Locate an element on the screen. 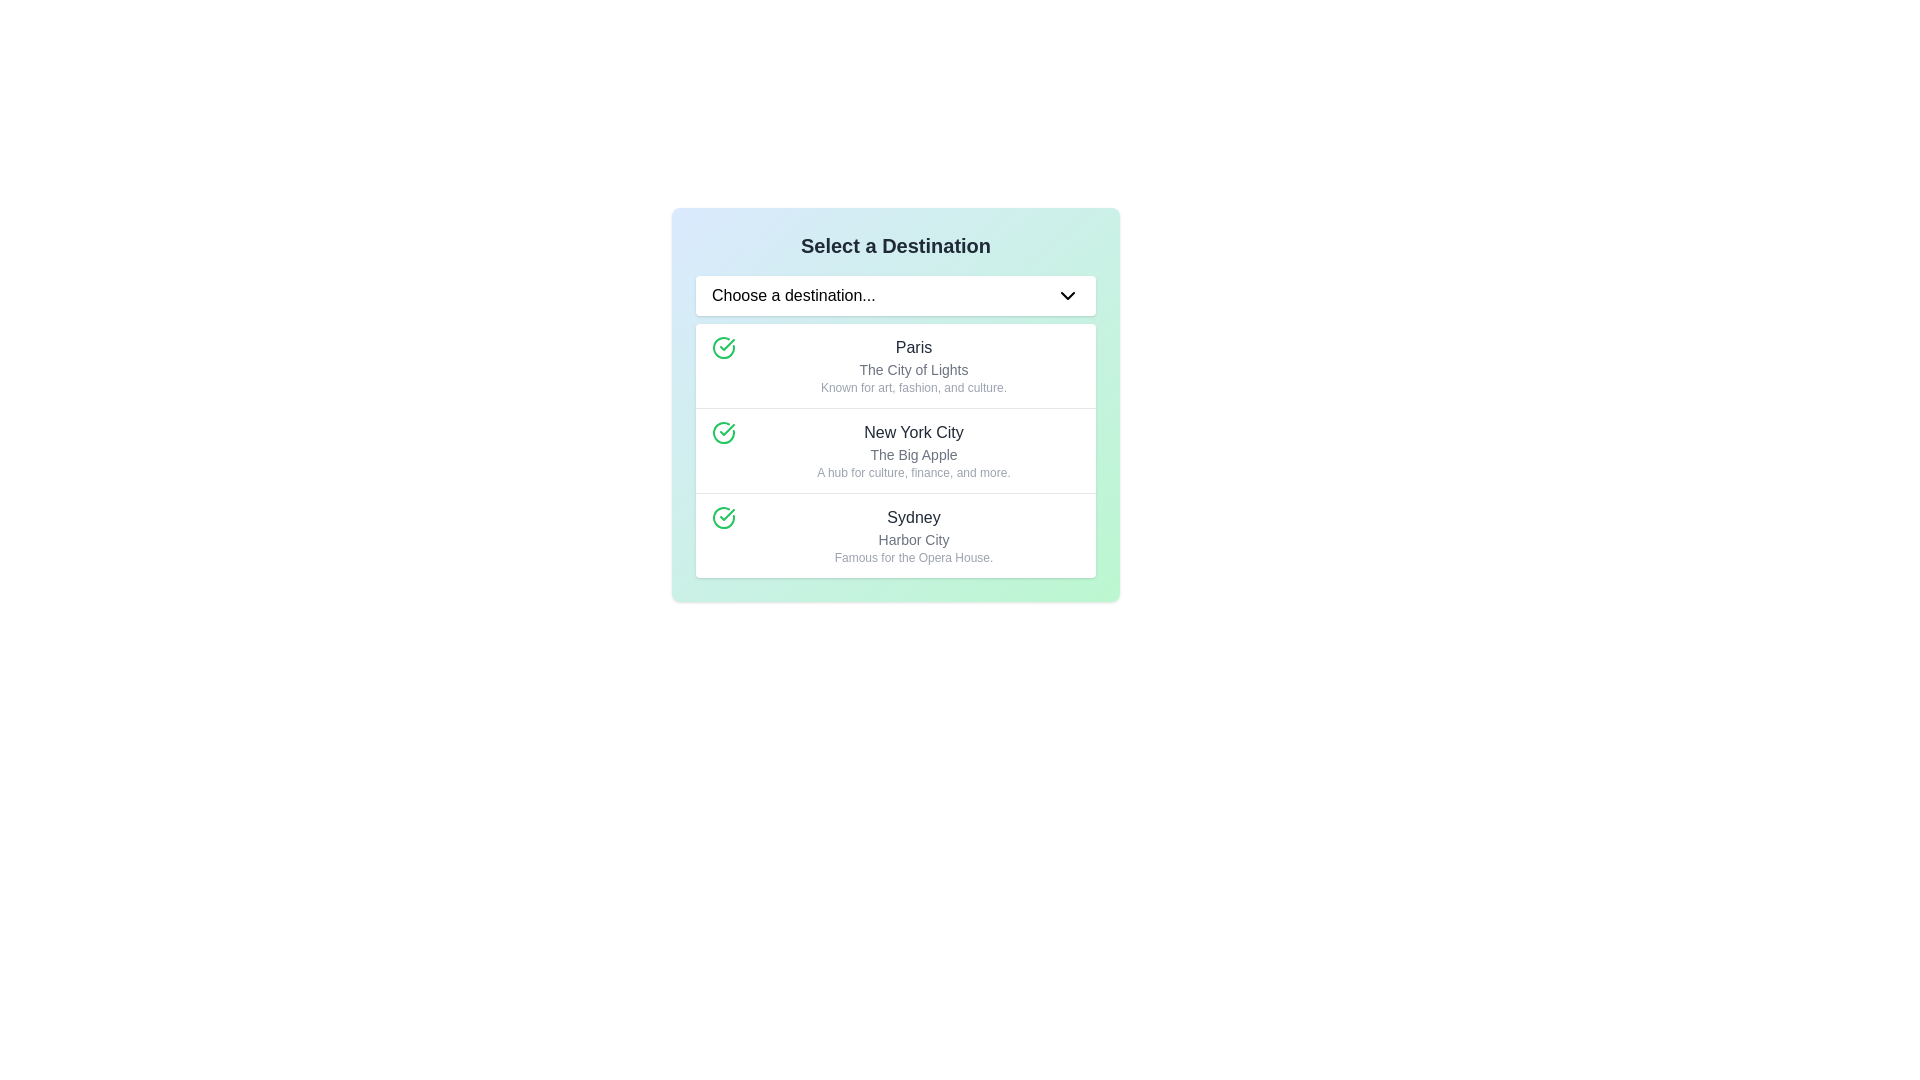 This screenshot has width=1920, height=1080. the status of the green circle icon with a white checkmark, located to the left of 'New York City' in the 'Select a Destination' list is located at coordinates (723, 431).